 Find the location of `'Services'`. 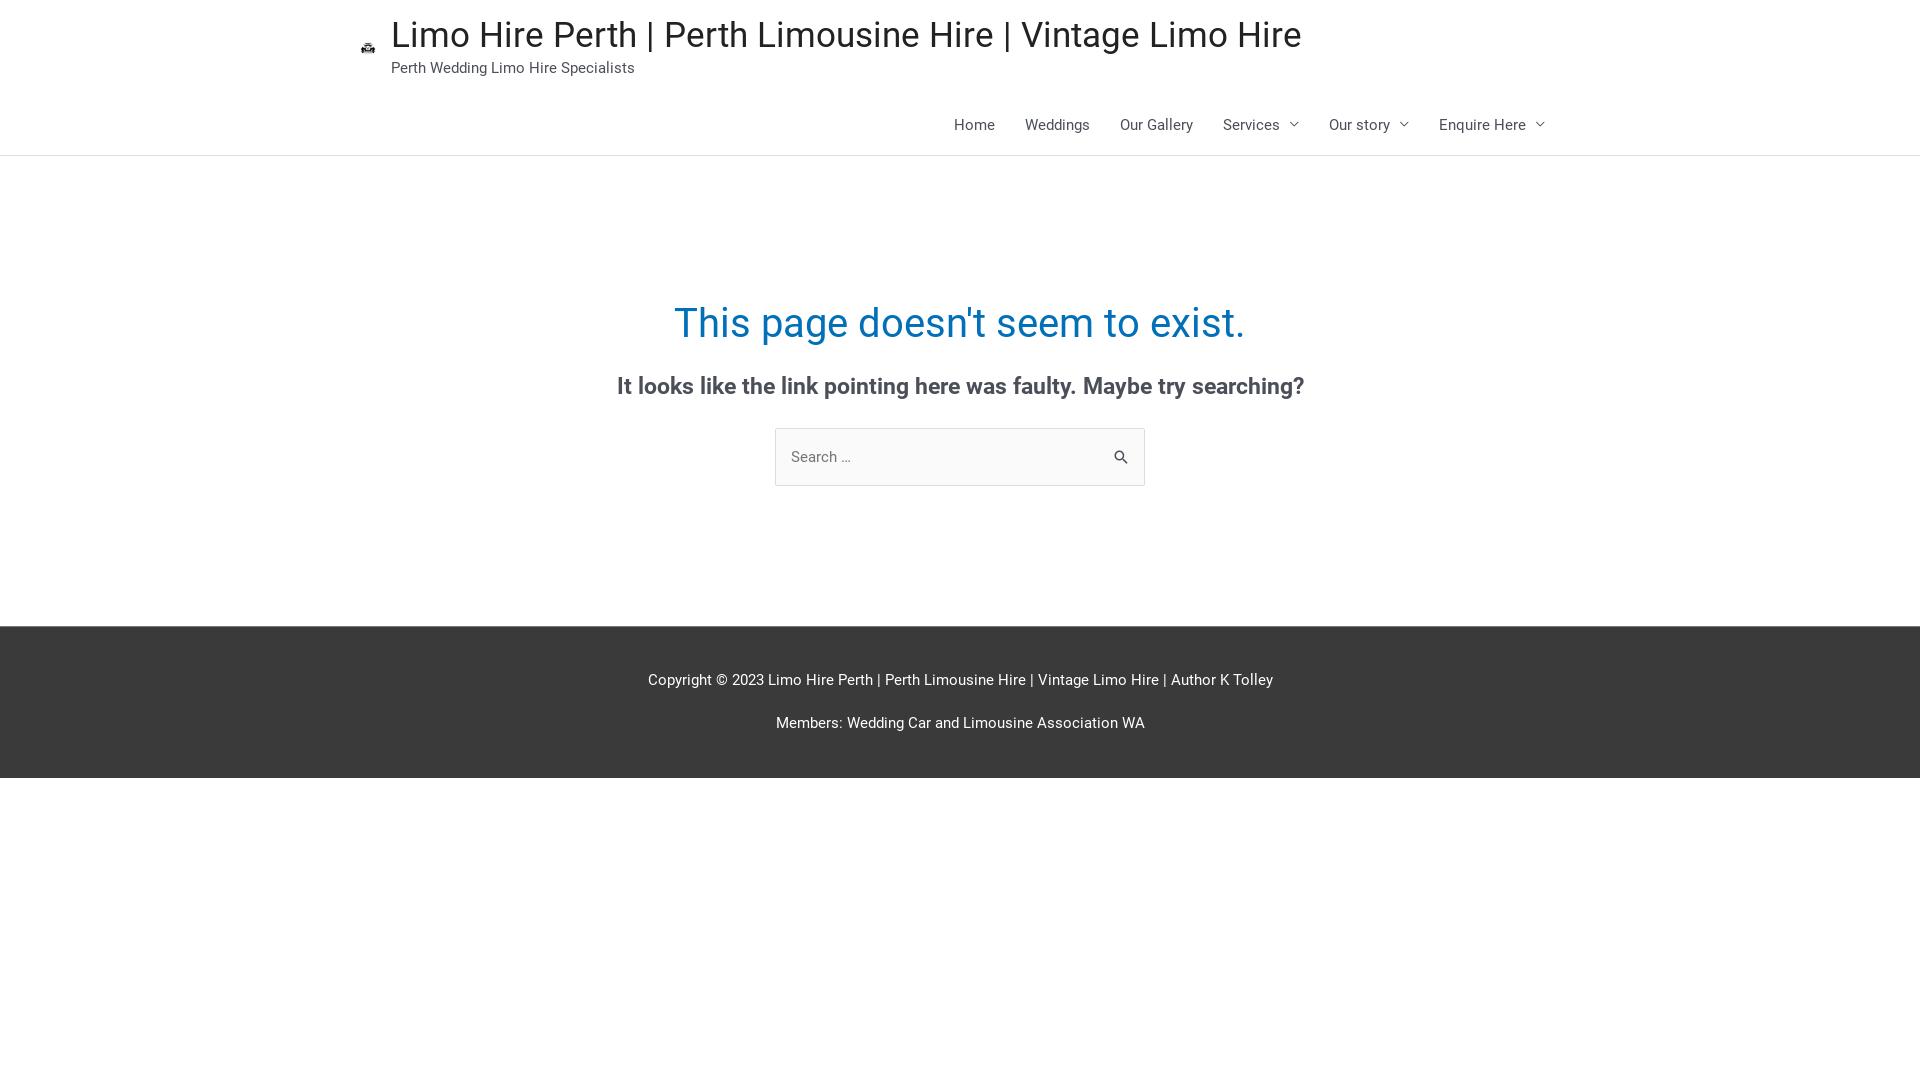

'Services' is located at coordinates (1260, 123).